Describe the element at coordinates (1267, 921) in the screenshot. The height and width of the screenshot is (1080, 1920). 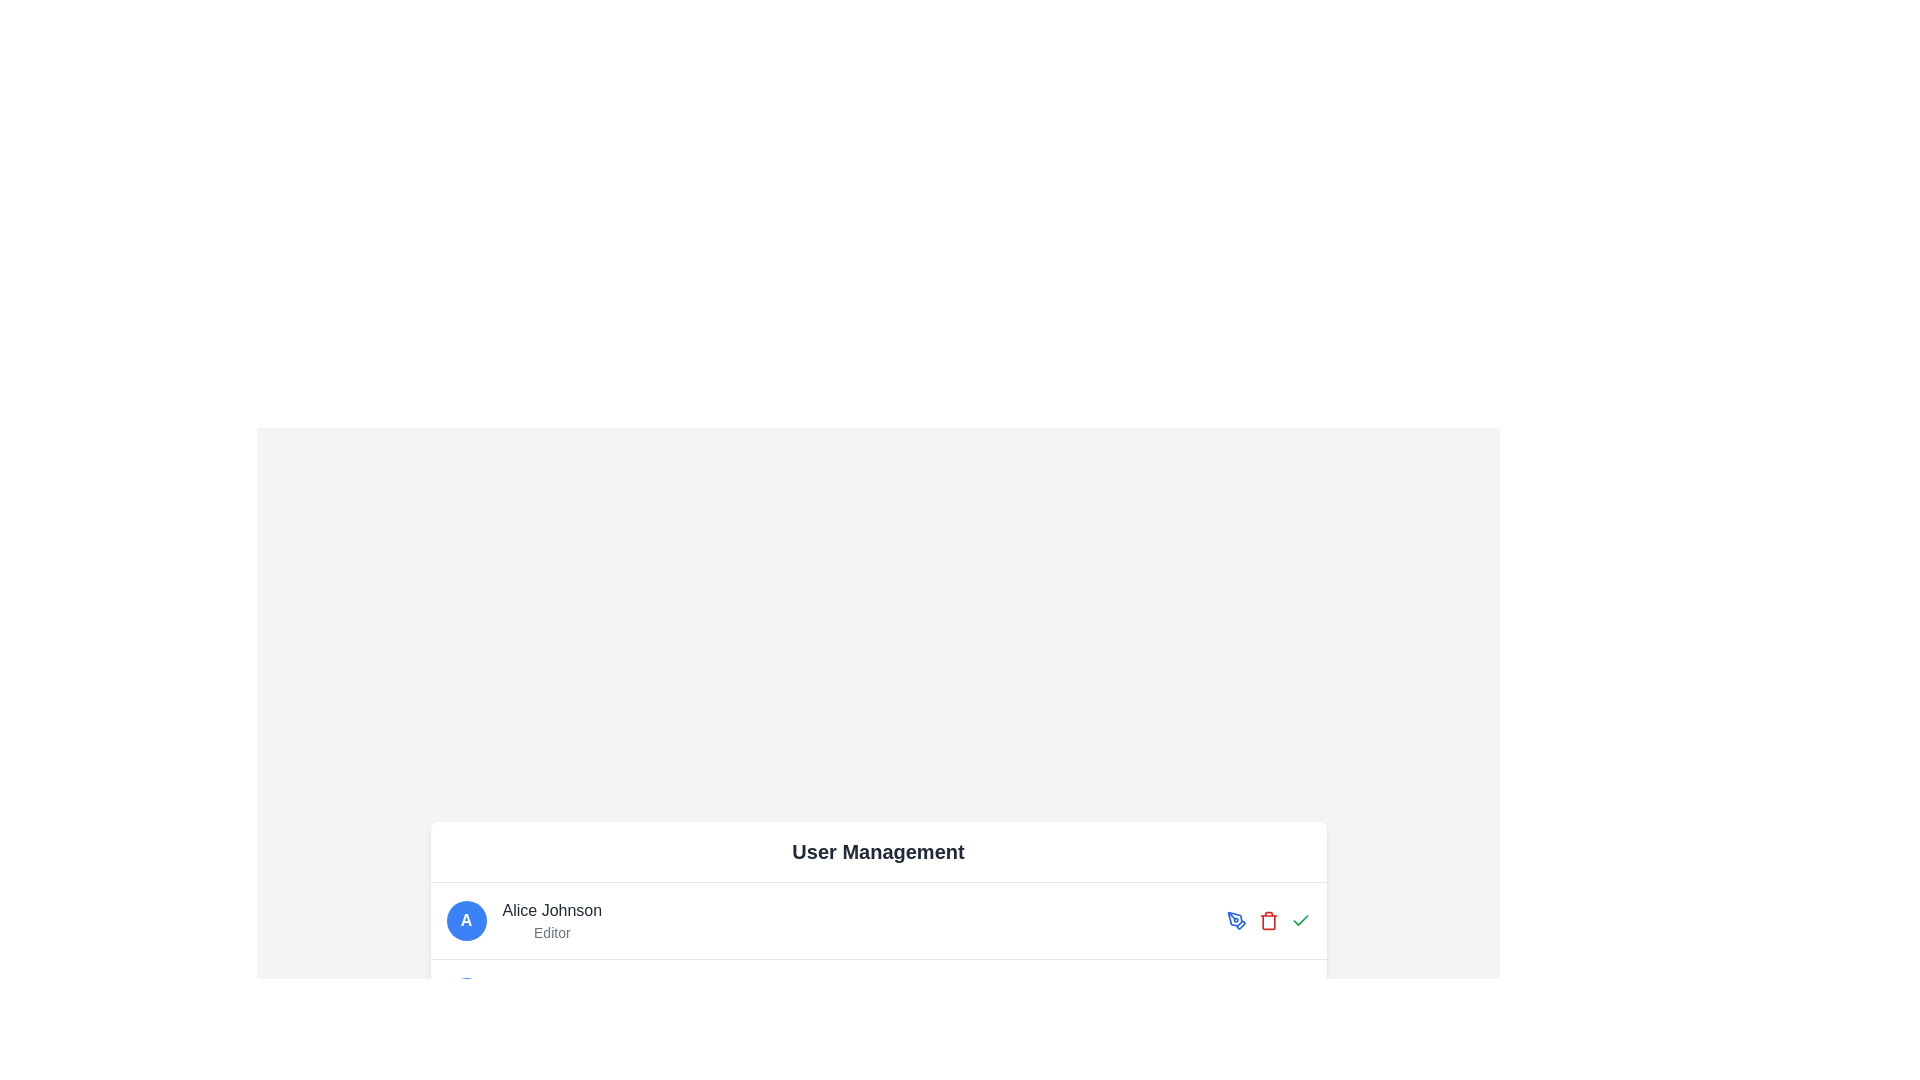
I see `the delete button, which is the second action icon` at that location.